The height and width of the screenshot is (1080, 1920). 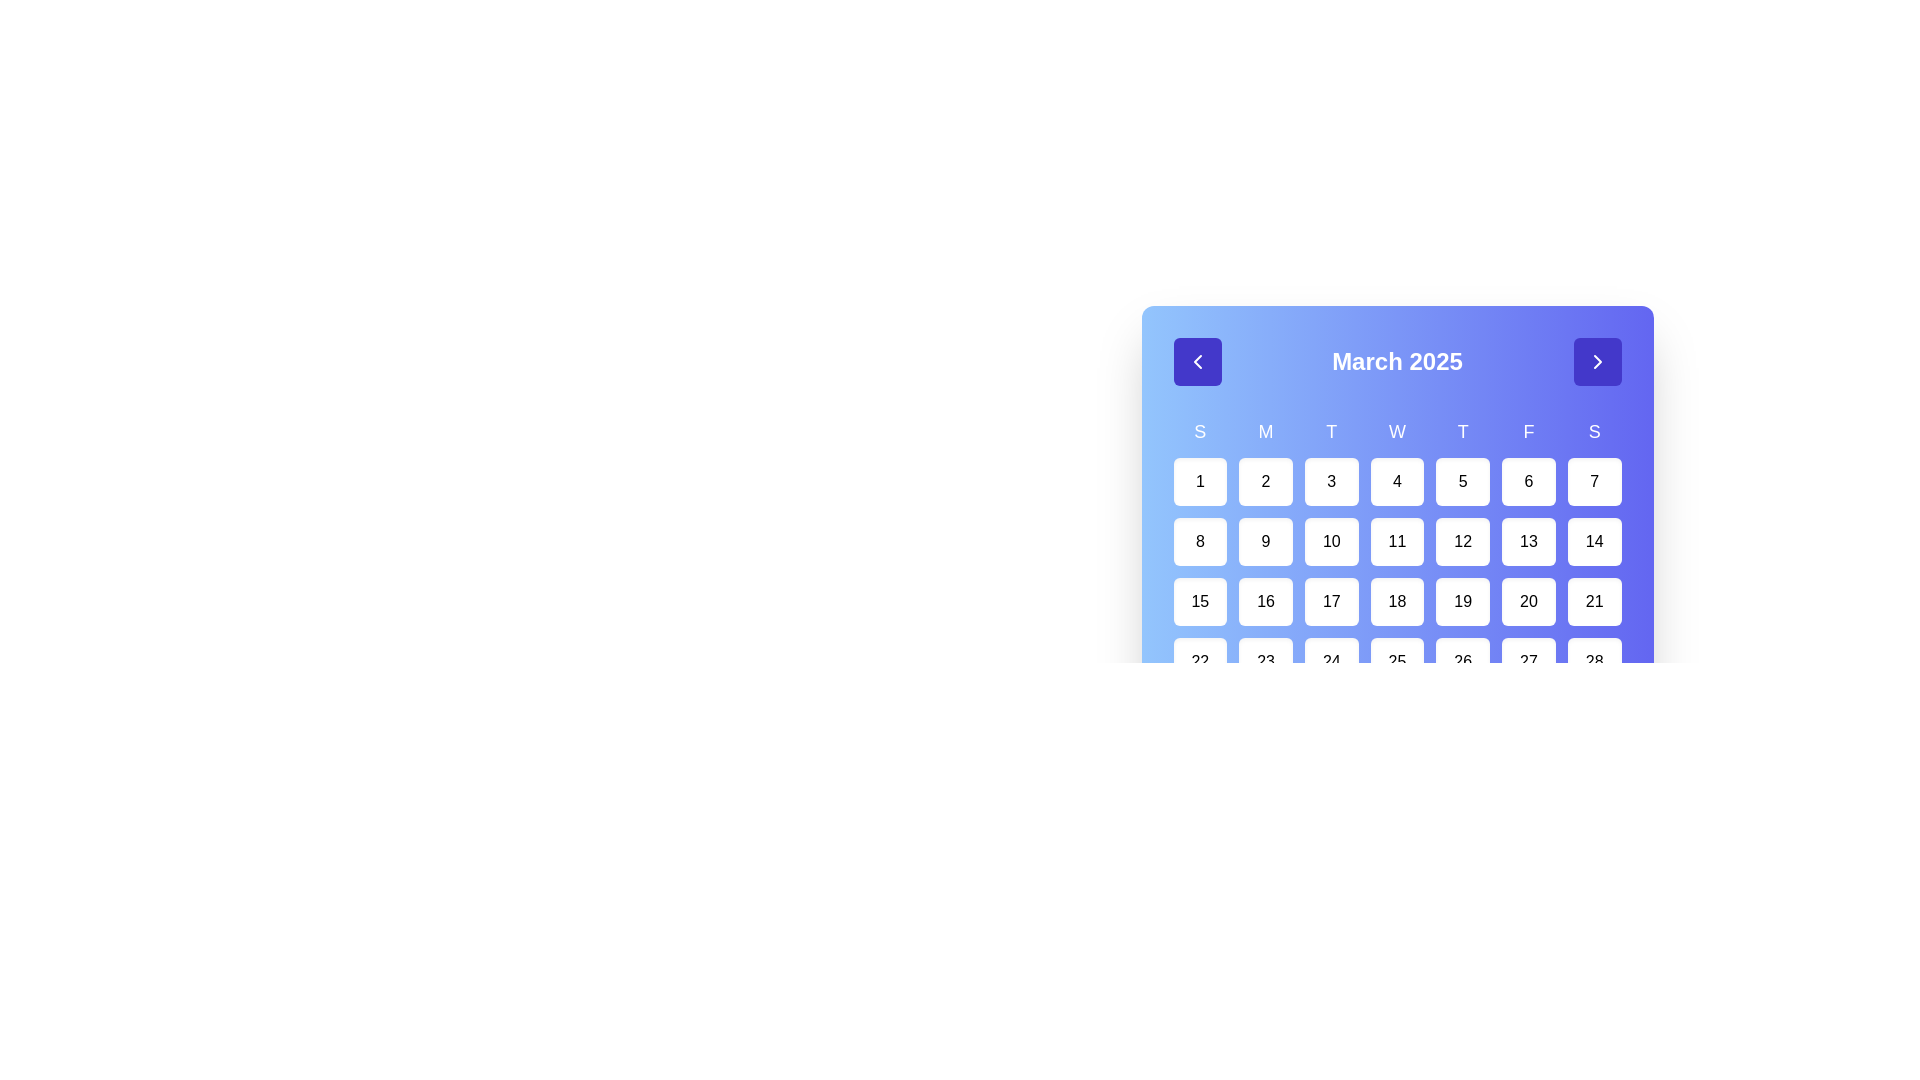 I want to click on the button located in the top-left corner of the calendar header, so click(x=1197, y=362).